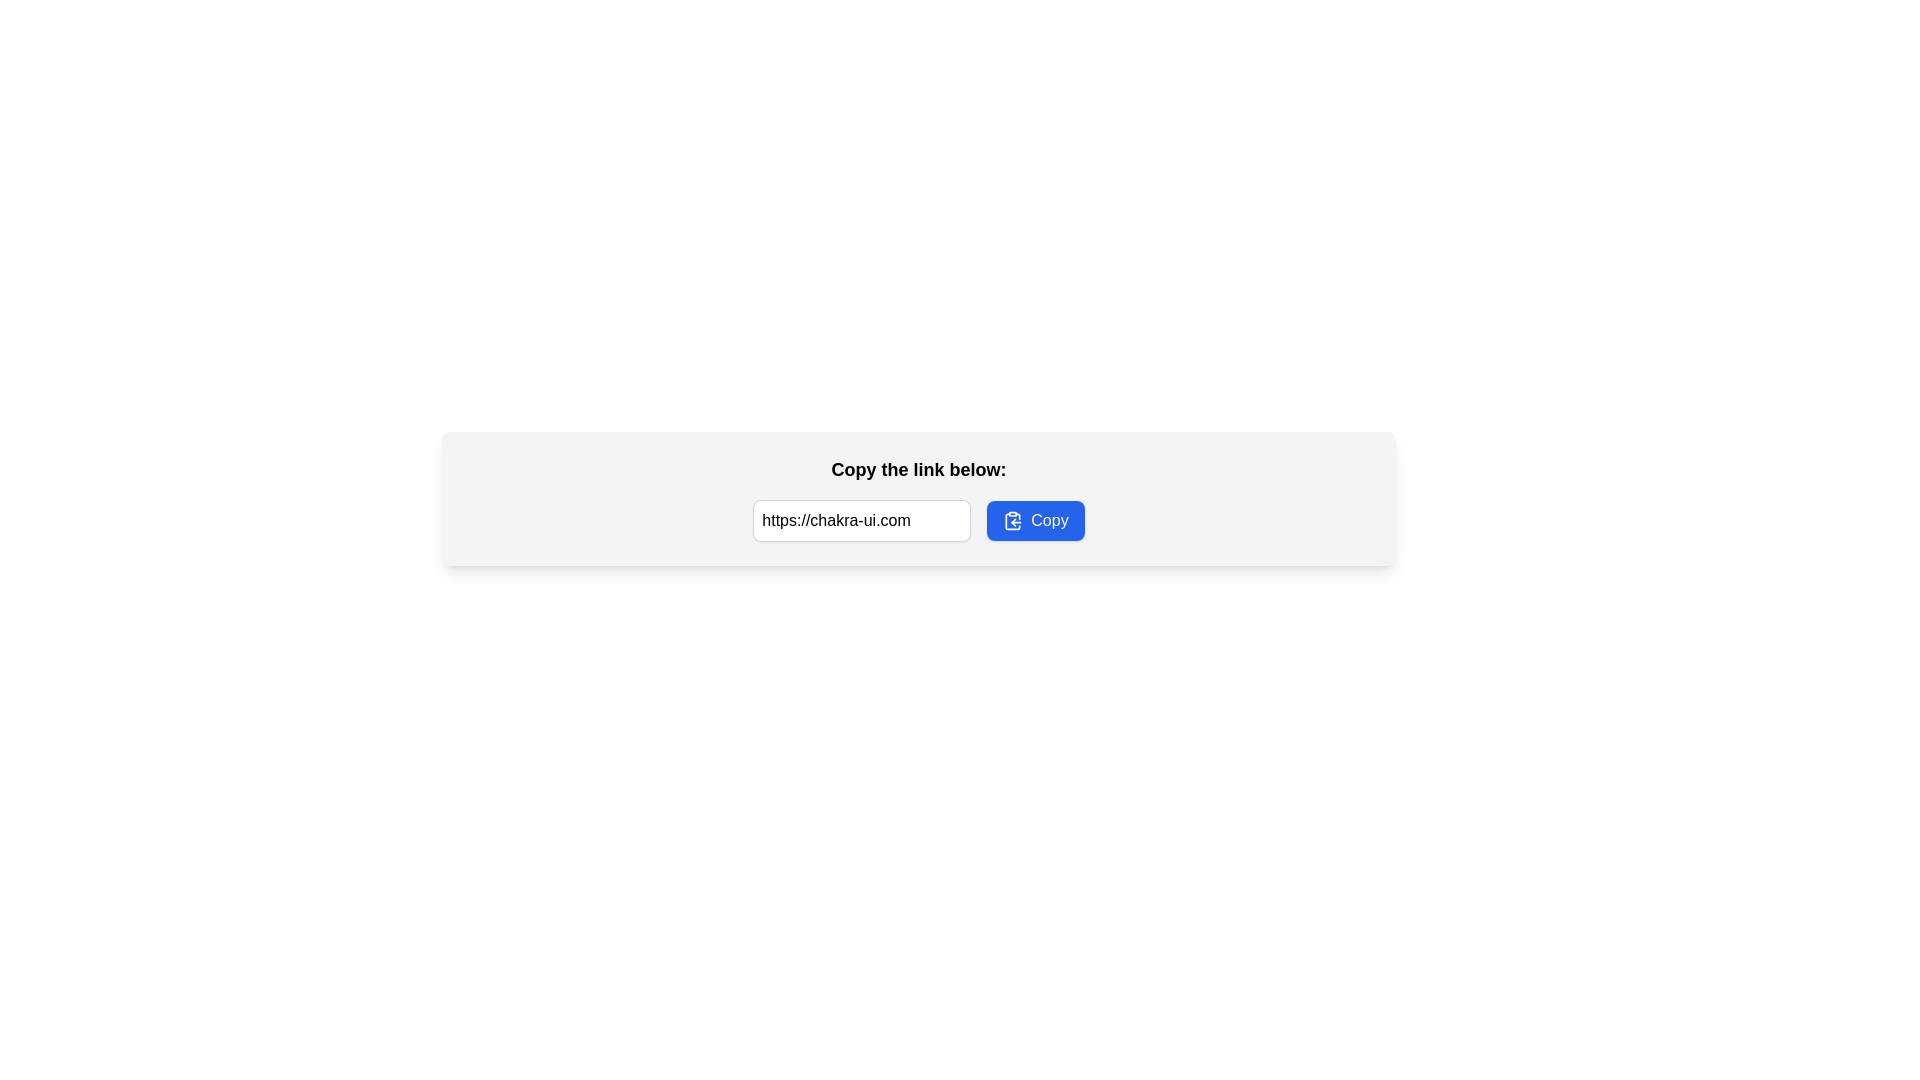 This screenshot has height=1080, width=1920. I want to click on the text input field that contains the URL 'https://chakra-ui.com', which is styled with rounded corners and a light gray border, to select the URL, so click(862, 519).